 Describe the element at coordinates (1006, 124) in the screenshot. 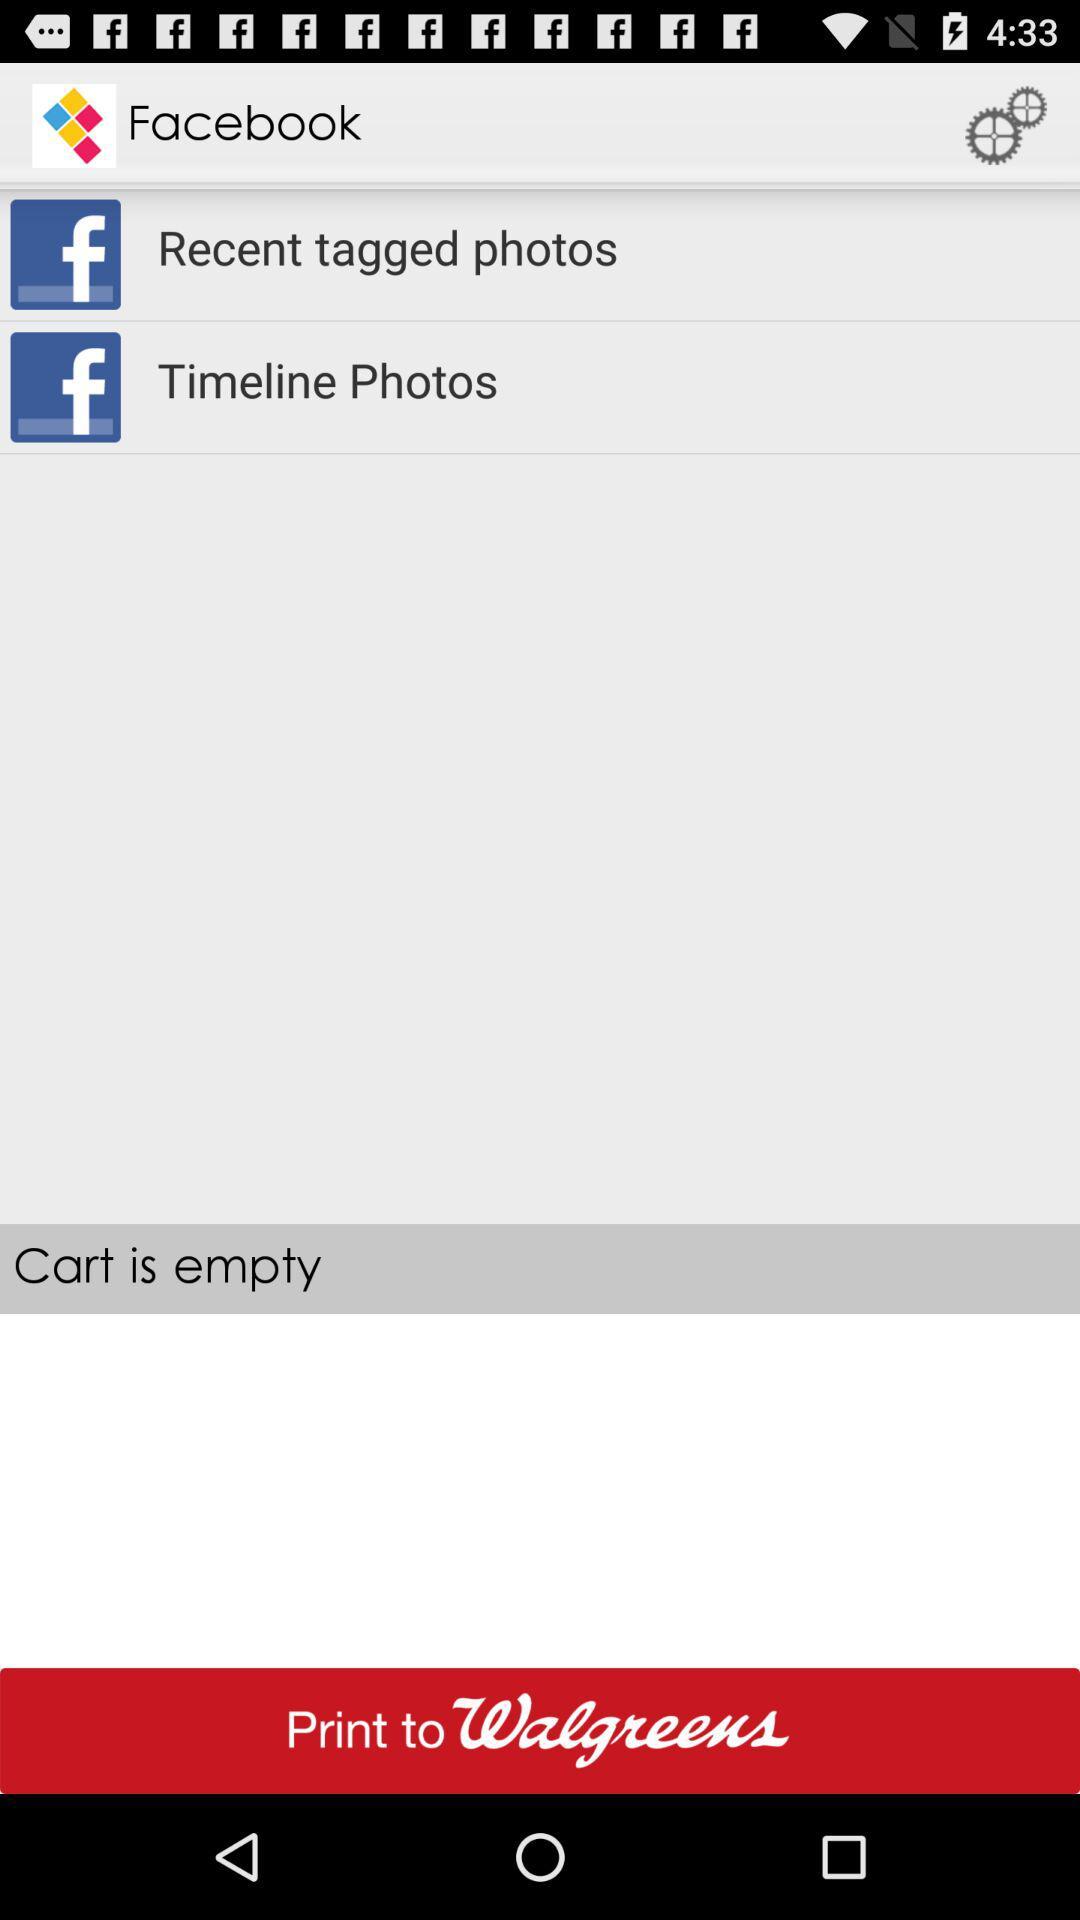

I see `icon above the recent tagged photos app` at that location.